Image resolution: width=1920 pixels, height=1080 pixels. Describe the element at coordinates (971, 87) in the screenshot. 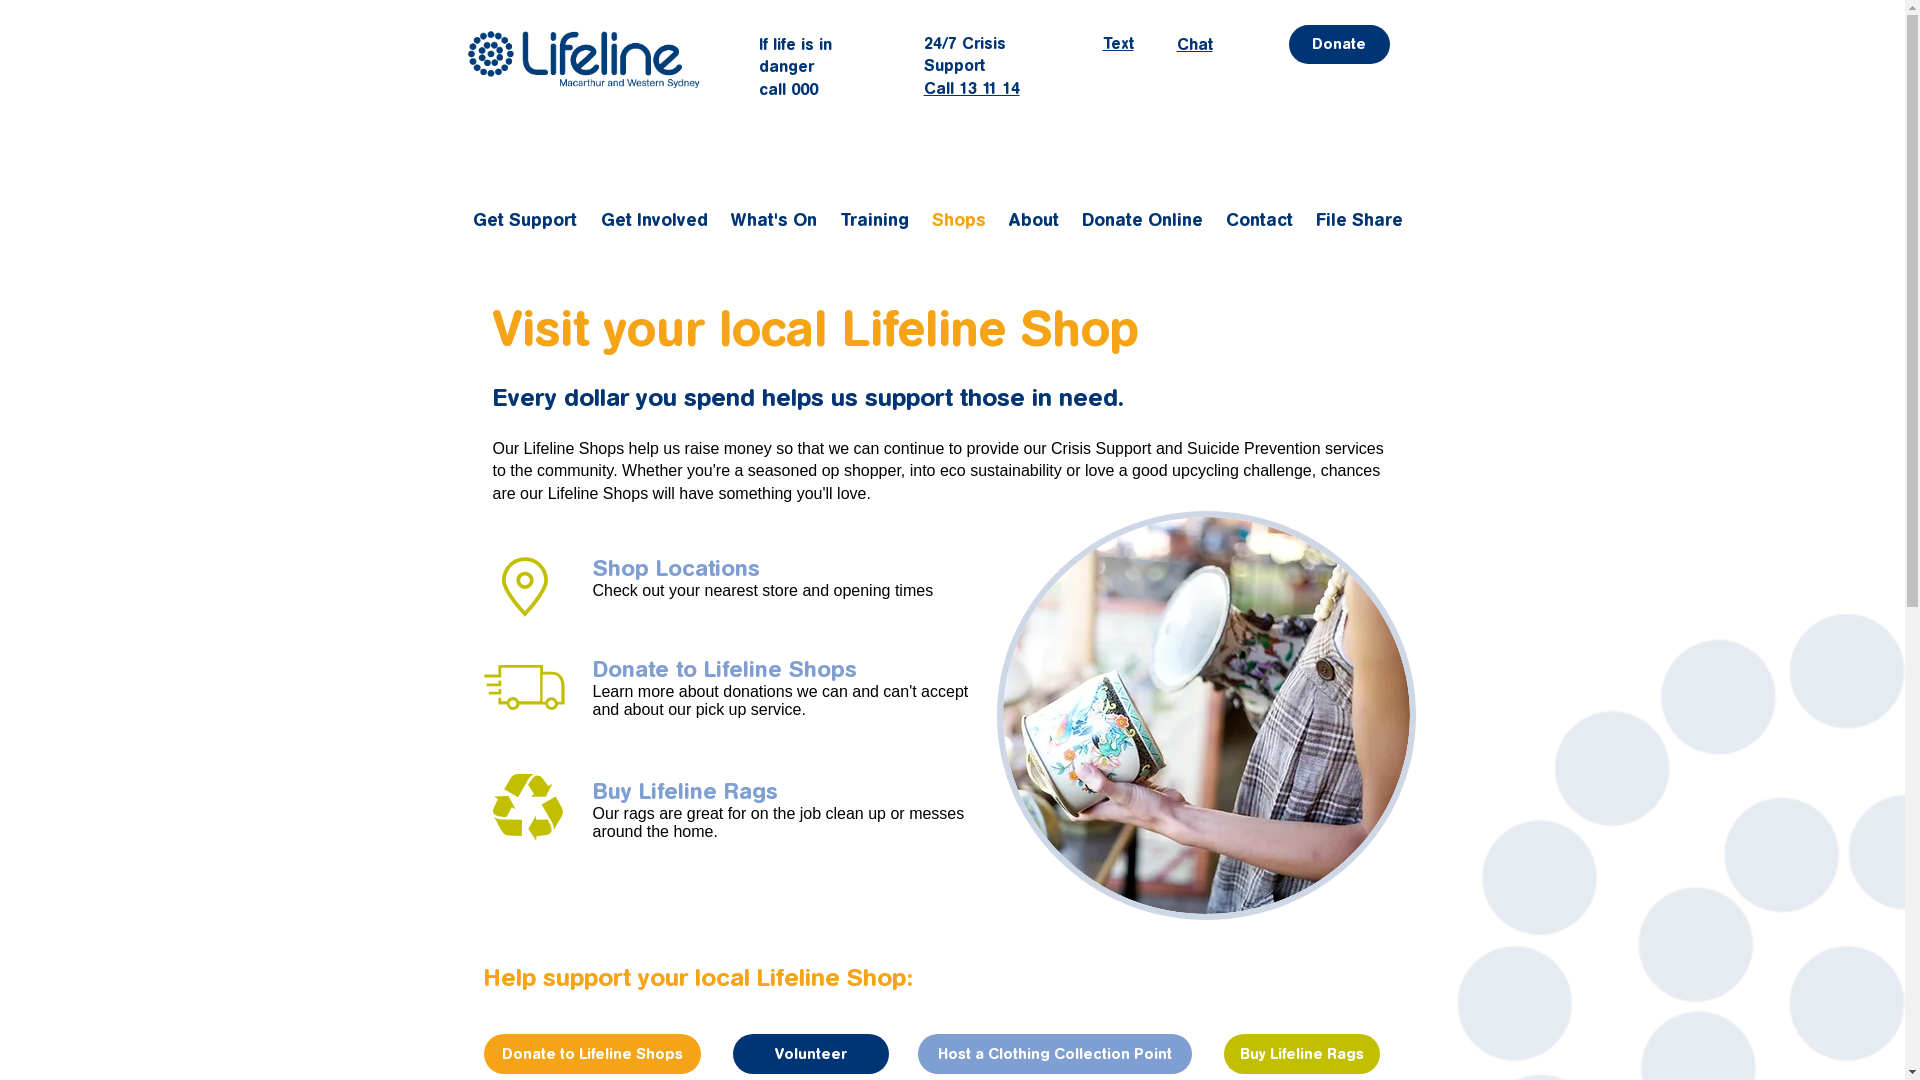

I see `'Call 13 11 14'` at that location.